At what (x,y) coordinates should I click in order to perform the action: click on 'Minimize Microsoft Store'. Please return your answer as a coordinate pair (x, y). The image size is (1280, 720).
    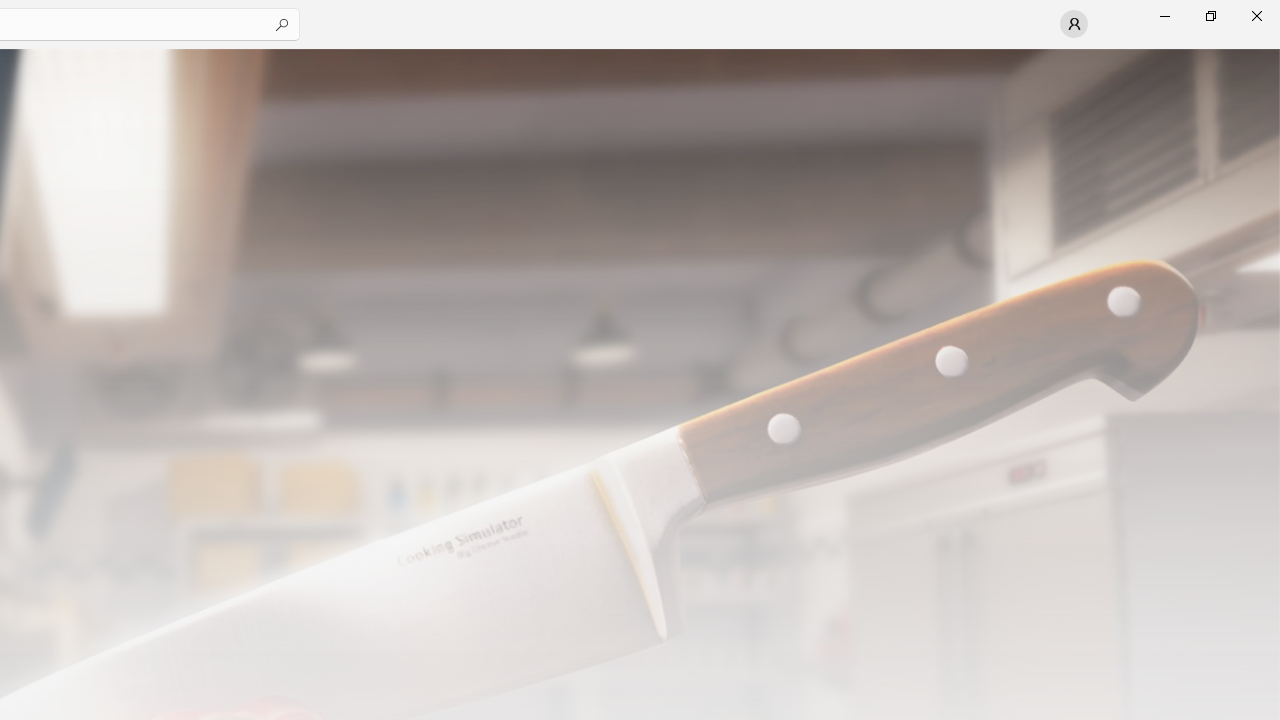
    Looking at the image, I should click on (1164, 15).